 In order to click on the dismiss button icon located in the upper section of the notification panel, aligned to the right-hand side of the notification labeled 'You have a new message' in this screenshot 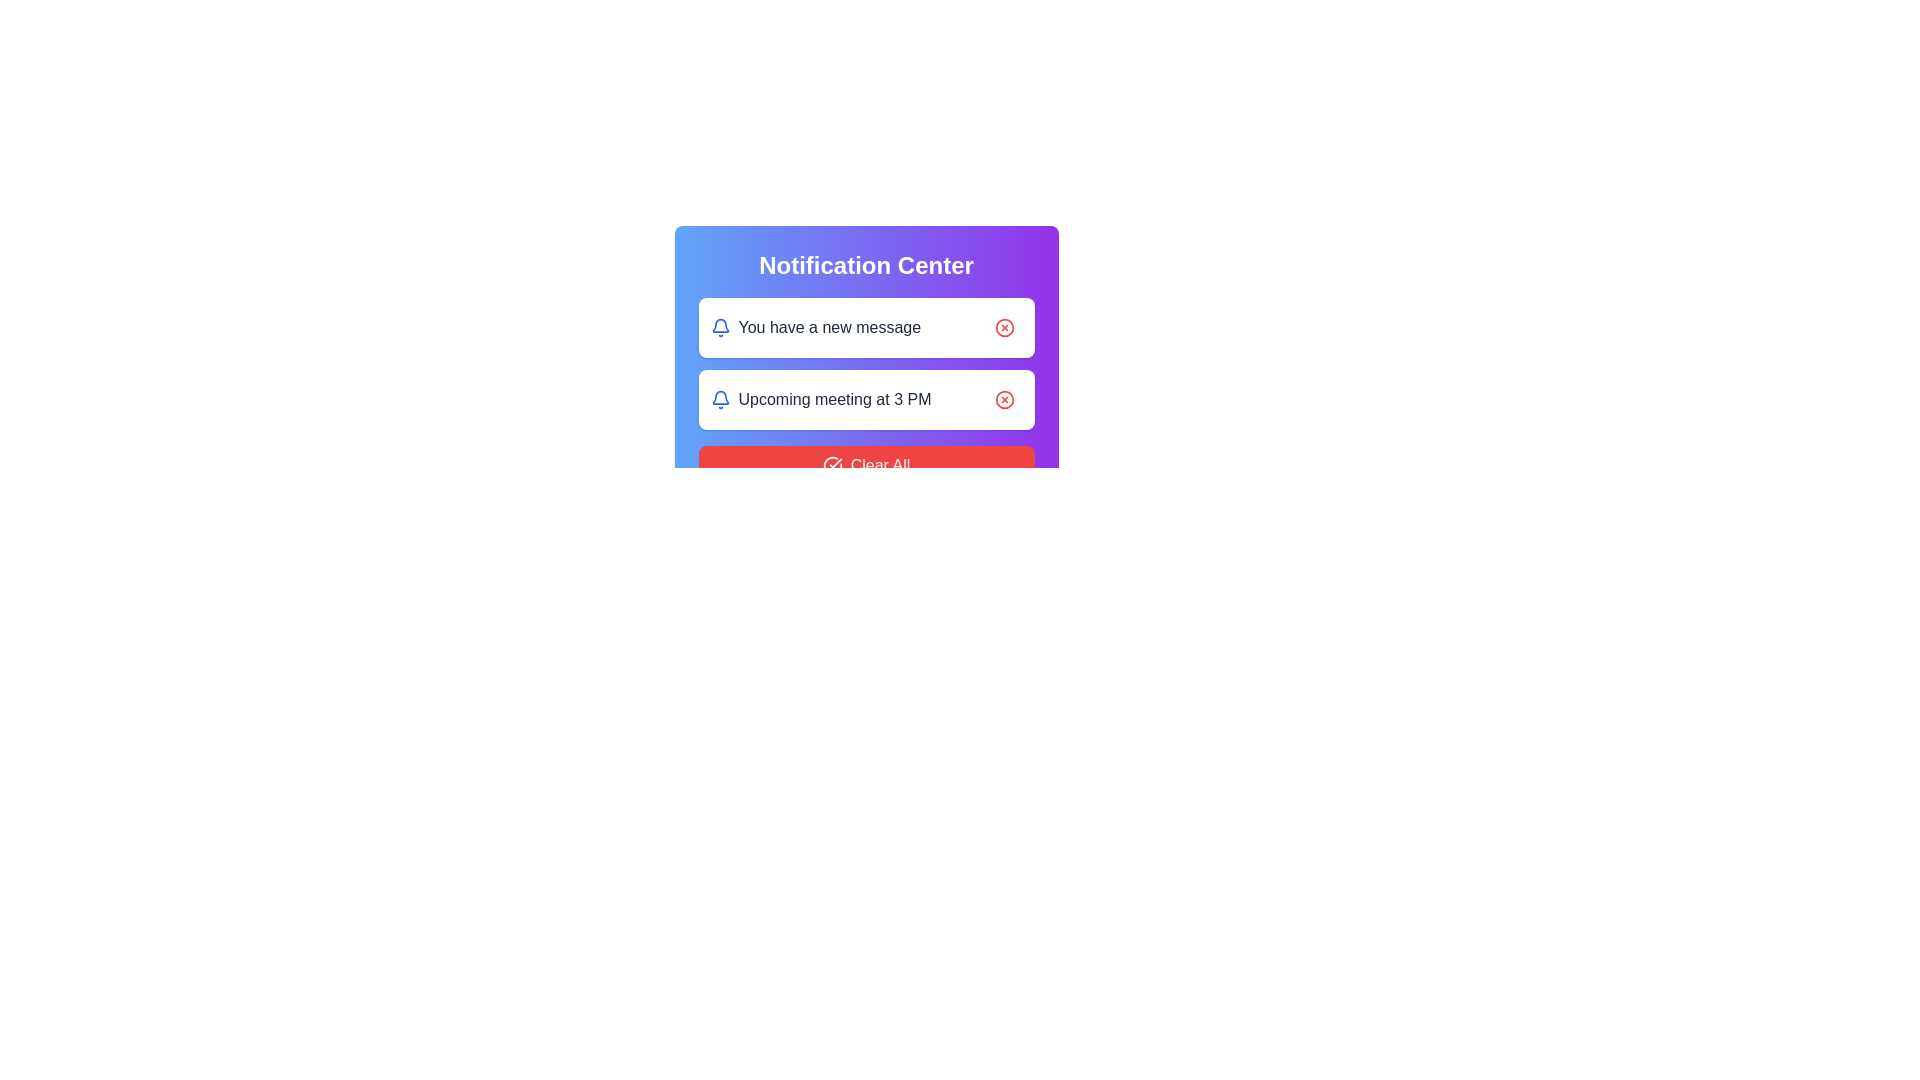, I will do `click(1004, 326)`.